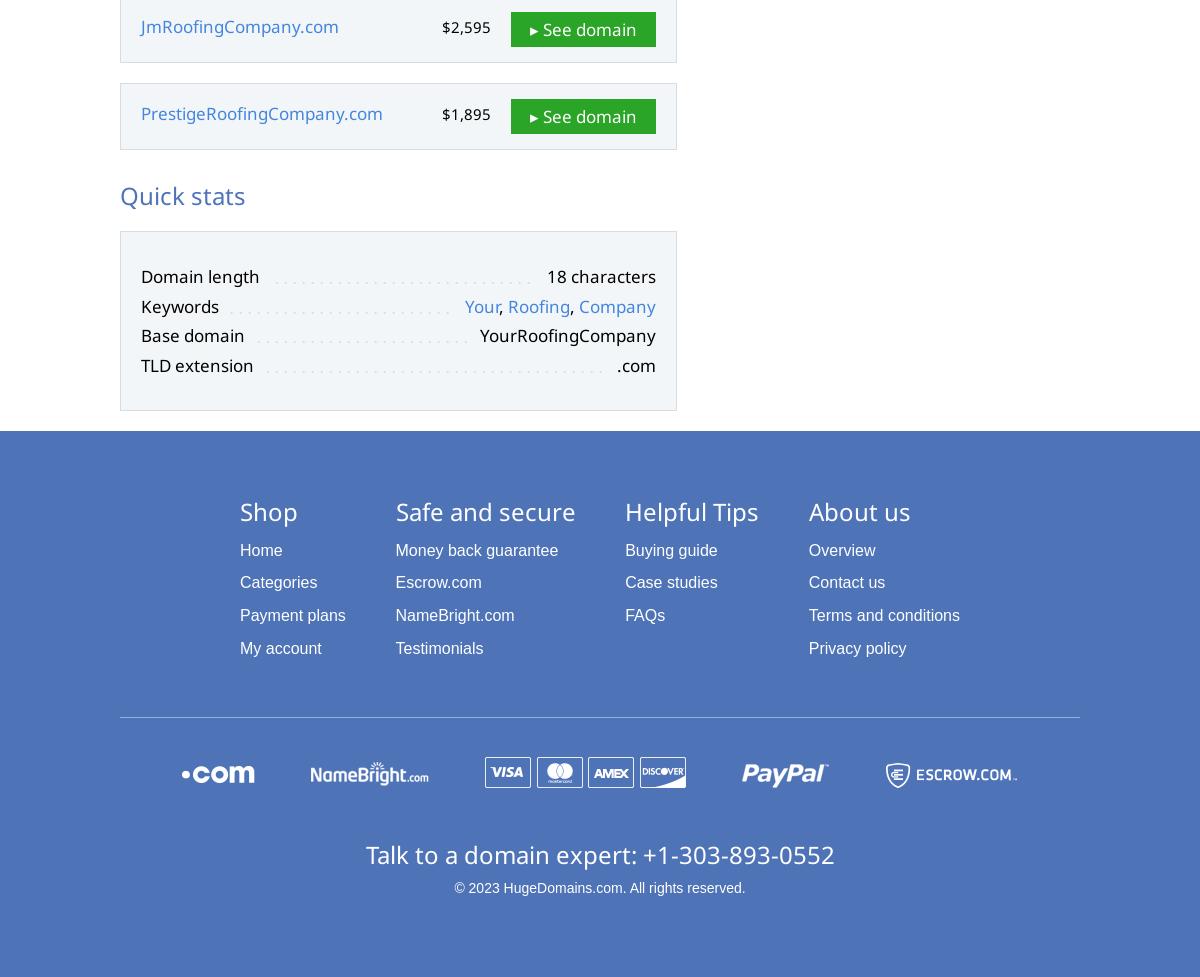  I want to click on '© 2023 HugeDomains.com. All rights reserved.', so click(598, 886).